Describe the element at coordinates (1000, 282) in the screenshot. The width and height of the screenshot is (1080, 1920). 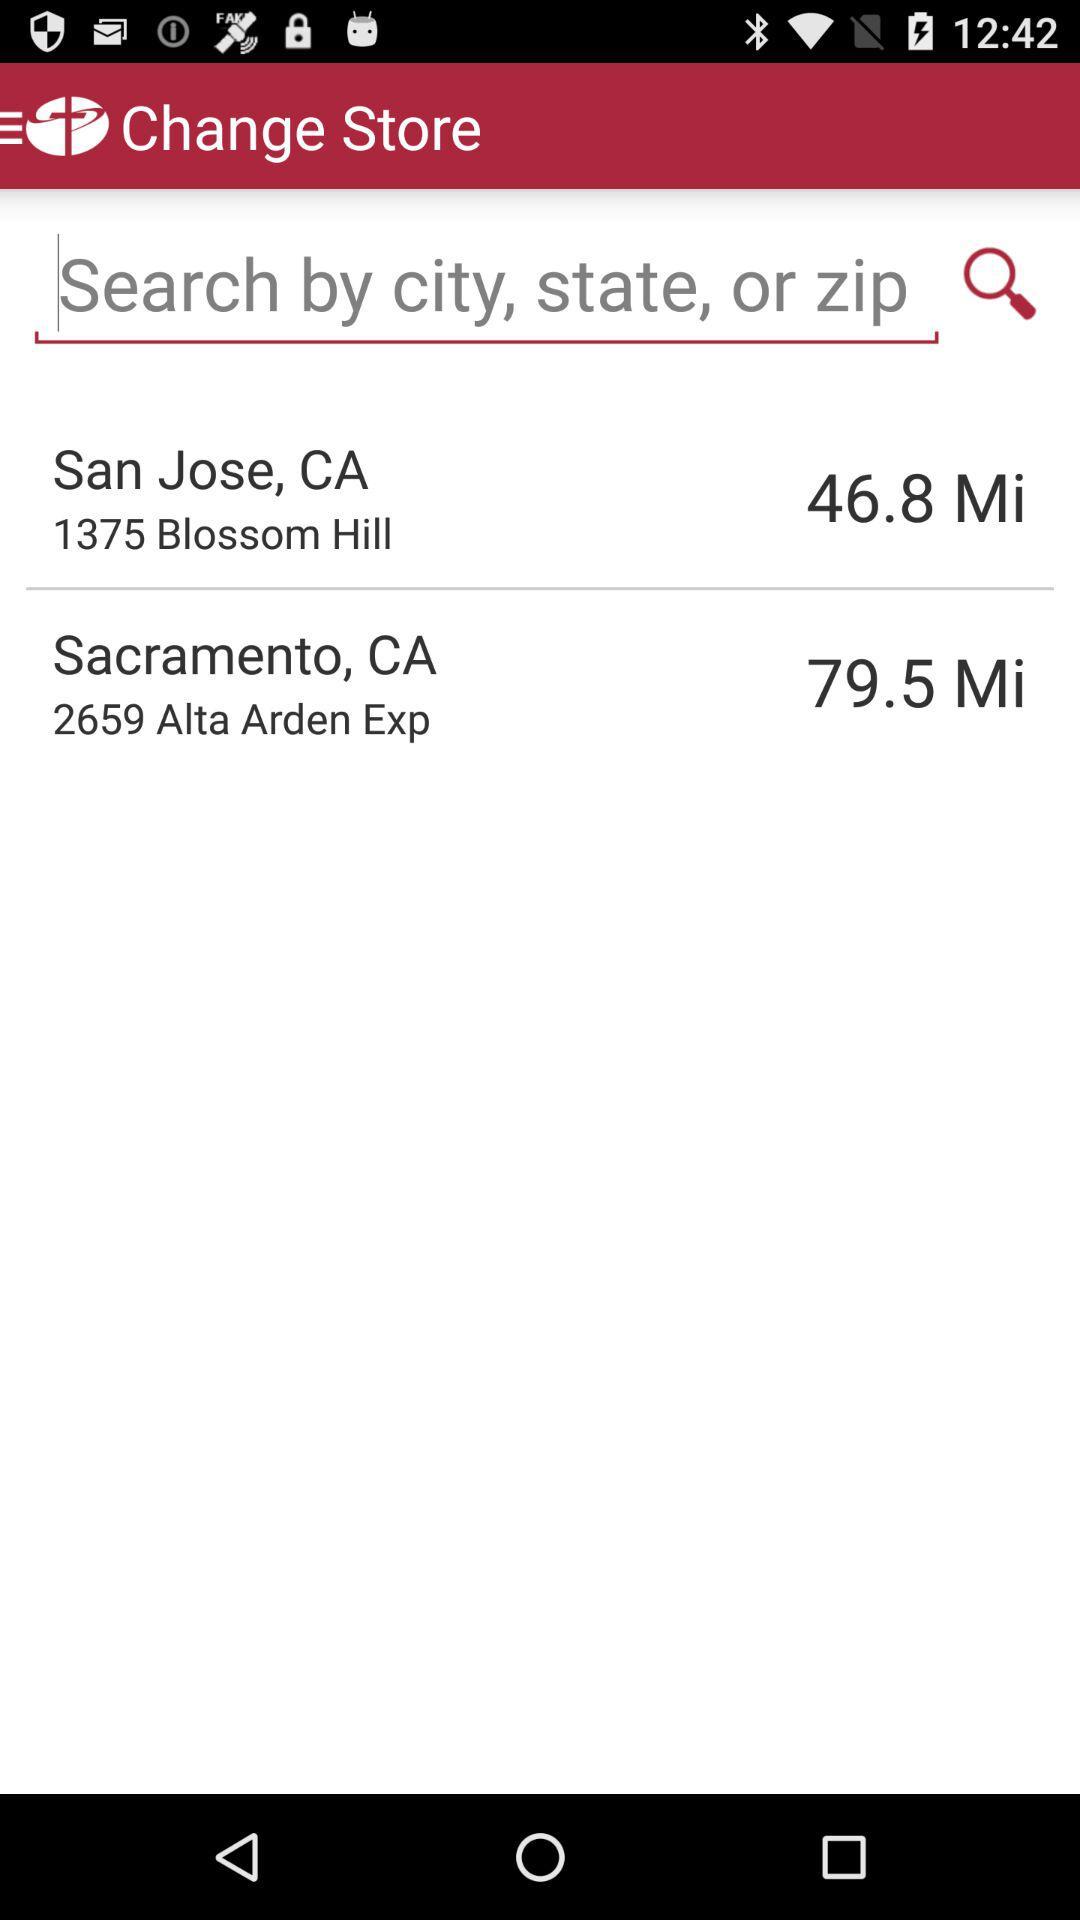
I see `search entry` at that location.